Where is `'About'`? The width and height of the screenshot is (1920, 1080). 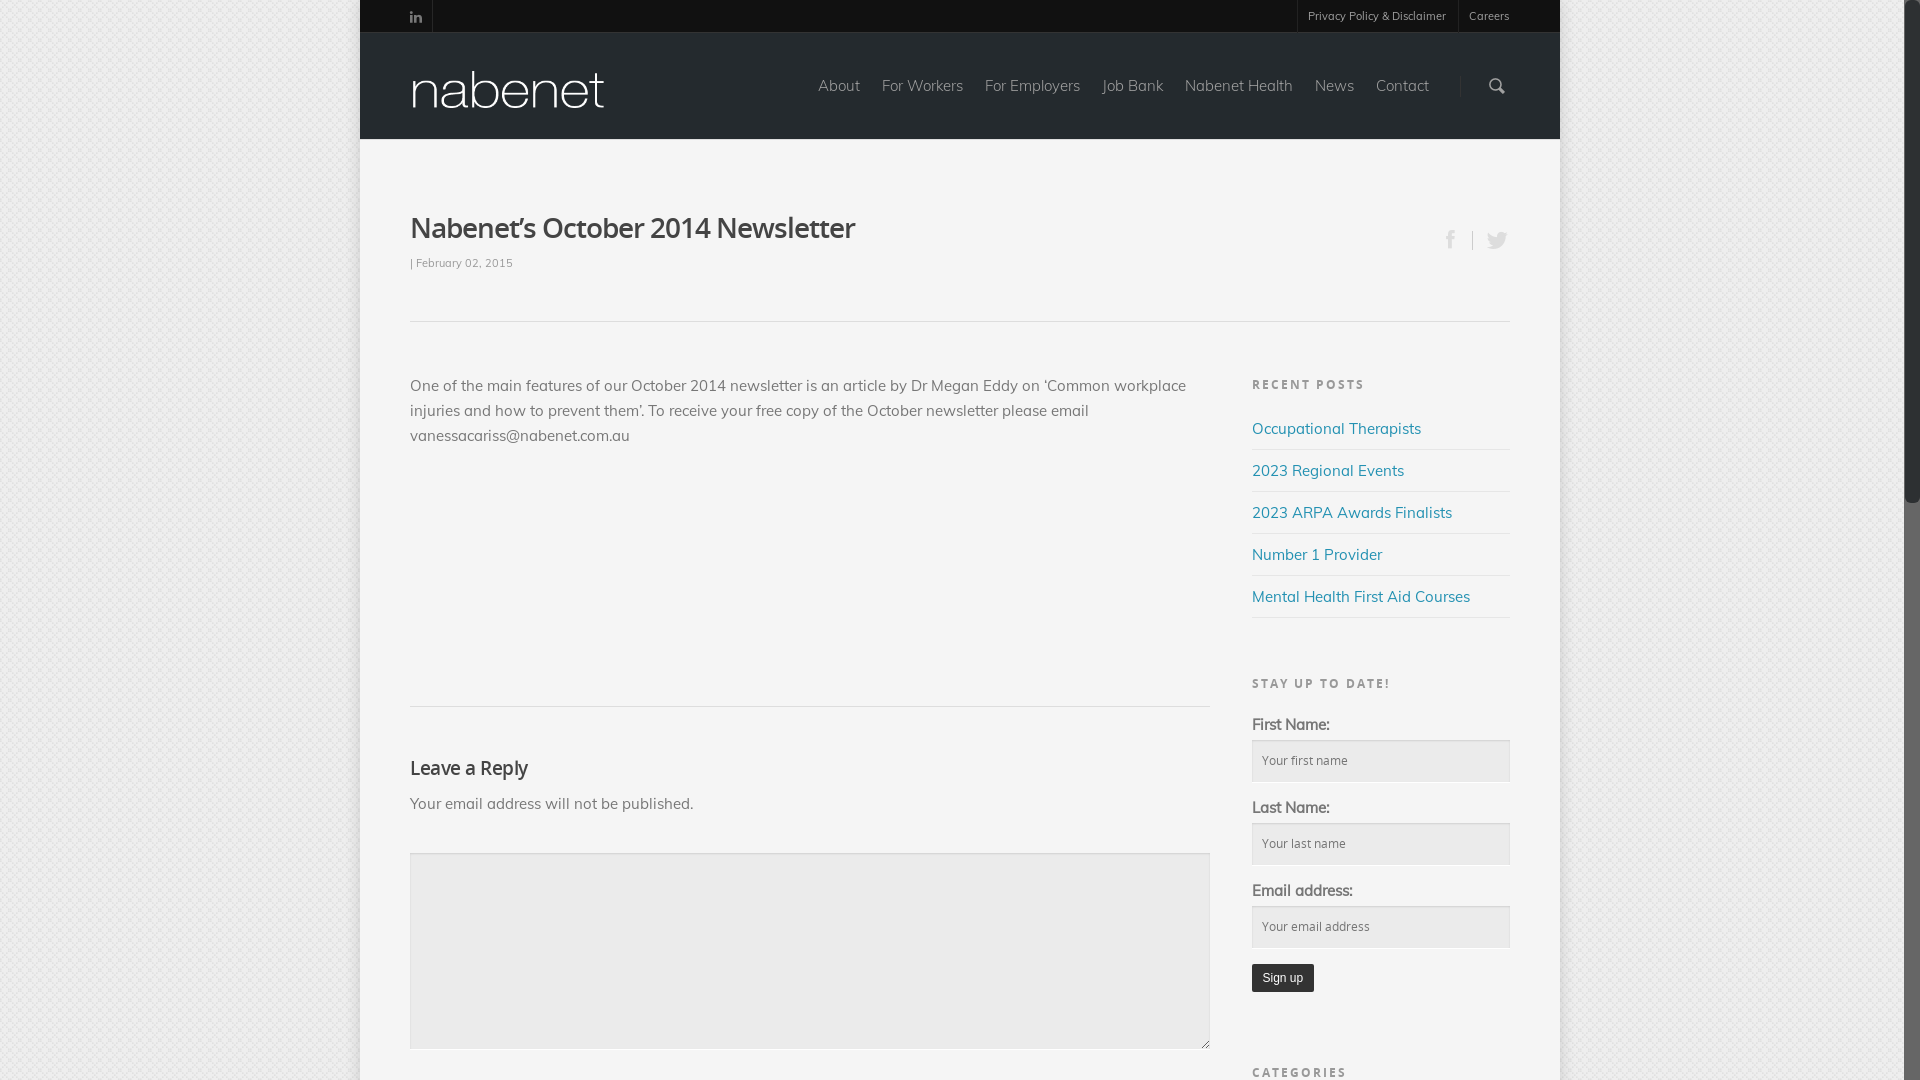 'About' is located at coordinates (839, 100).